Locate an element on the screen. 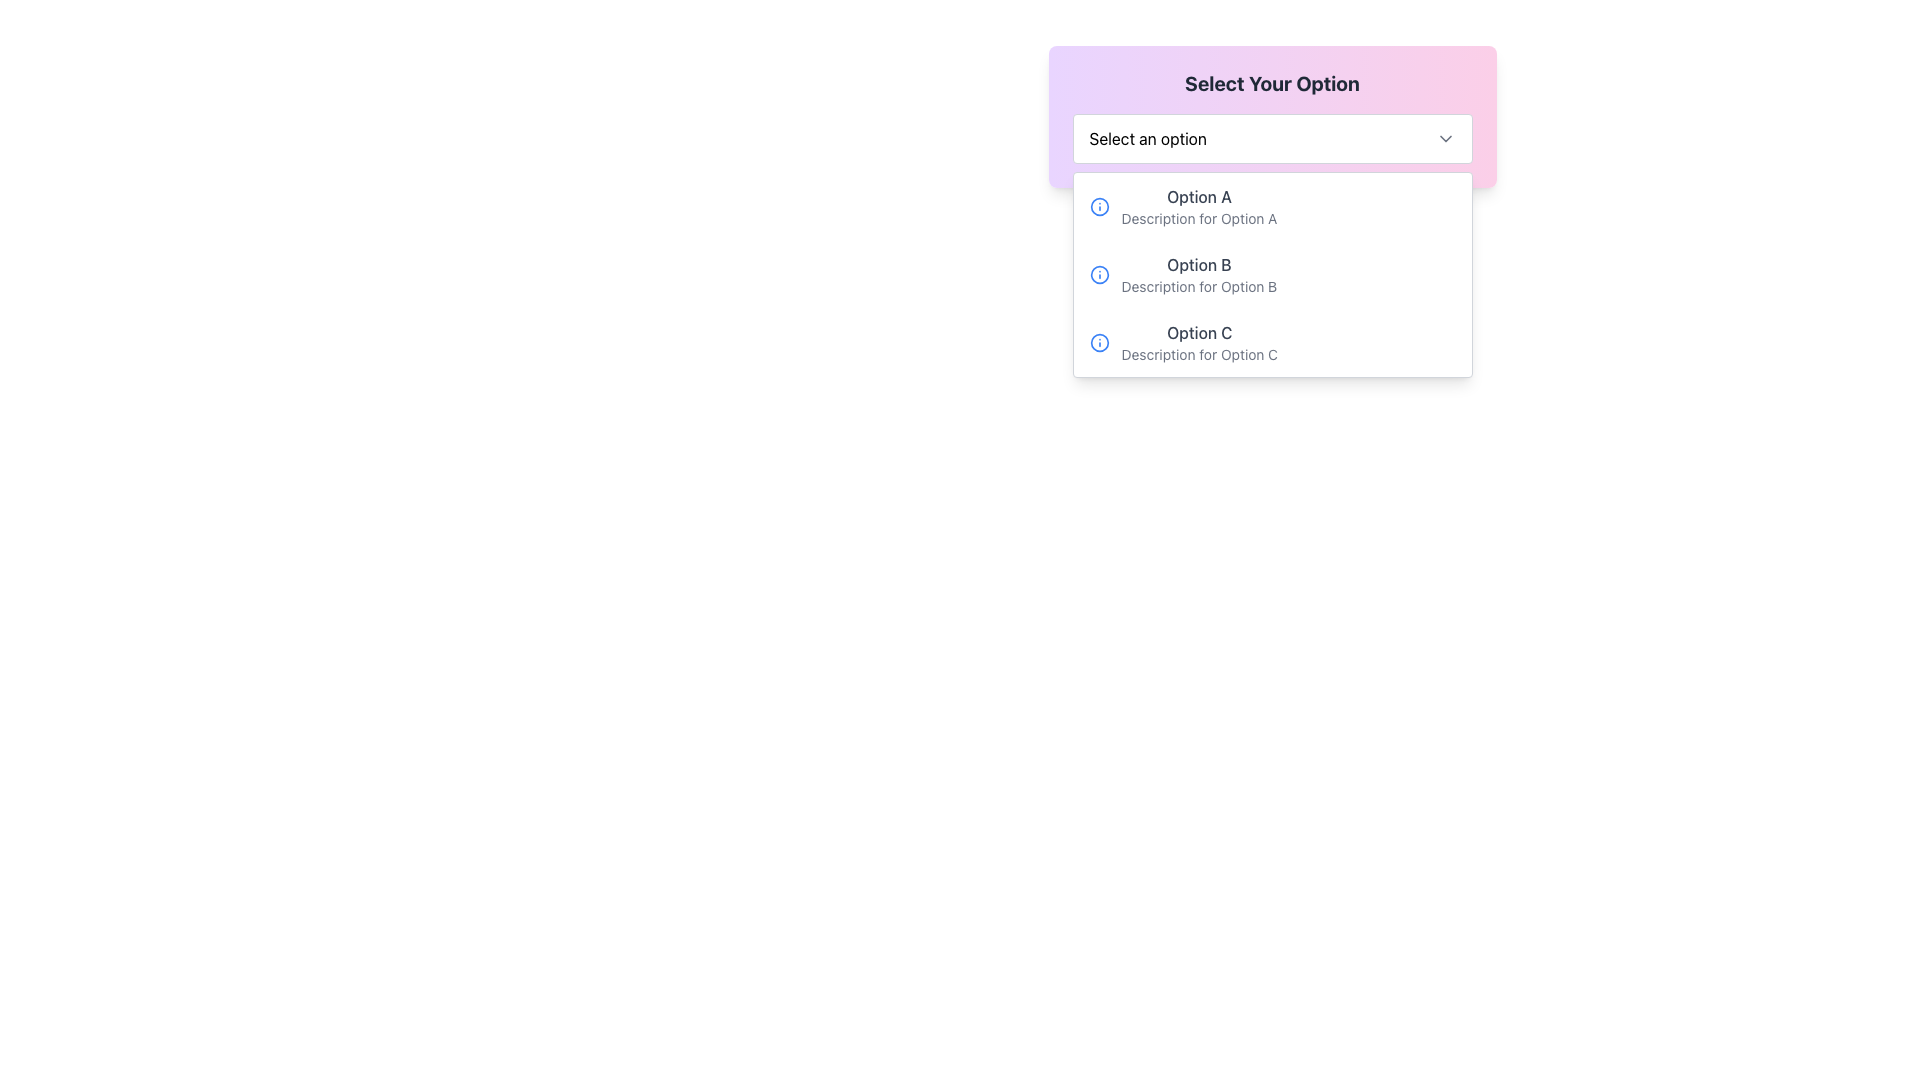 This screenshot has width=1920, height=1080. the circular ring icon with a thin blue outline that is part of the informational icon set for Option B is located at coordinates (1098, 274).